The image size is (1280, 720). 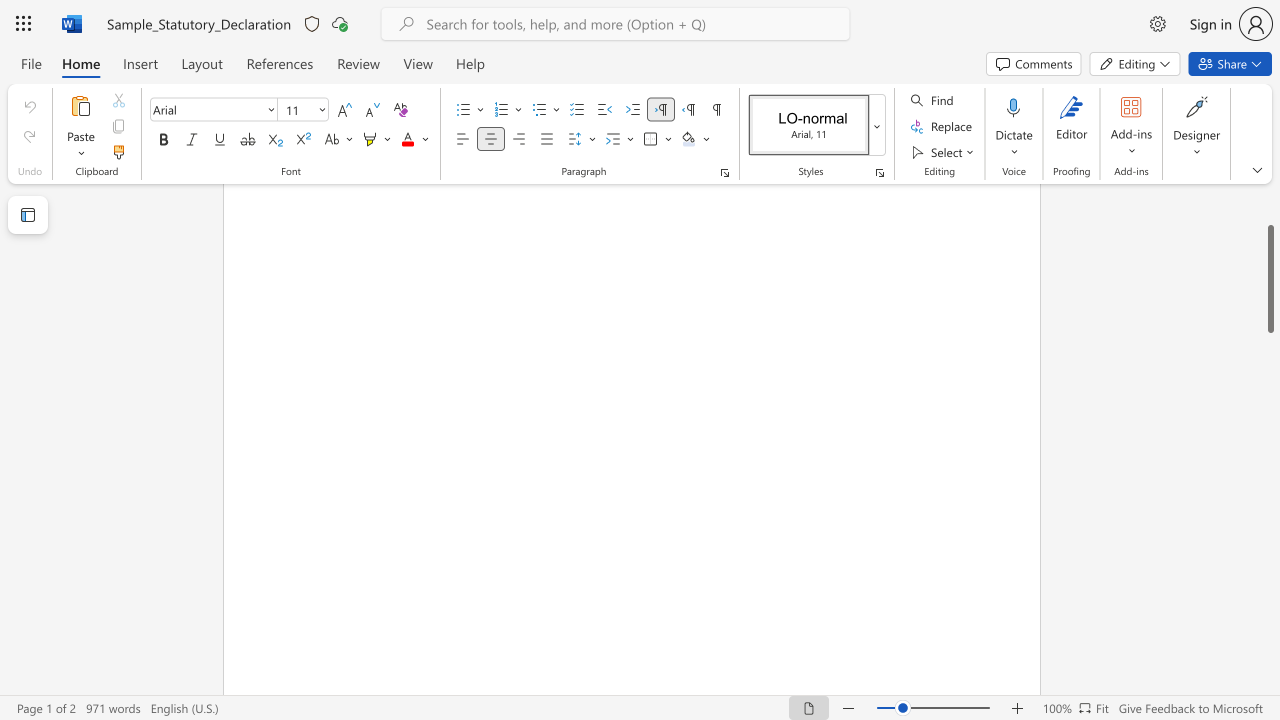 What do you see at coordinates (1269, 279) in the screenshot?
I see `the scrollbar and move down 30 pixels` at bounding box center [1269, 279].